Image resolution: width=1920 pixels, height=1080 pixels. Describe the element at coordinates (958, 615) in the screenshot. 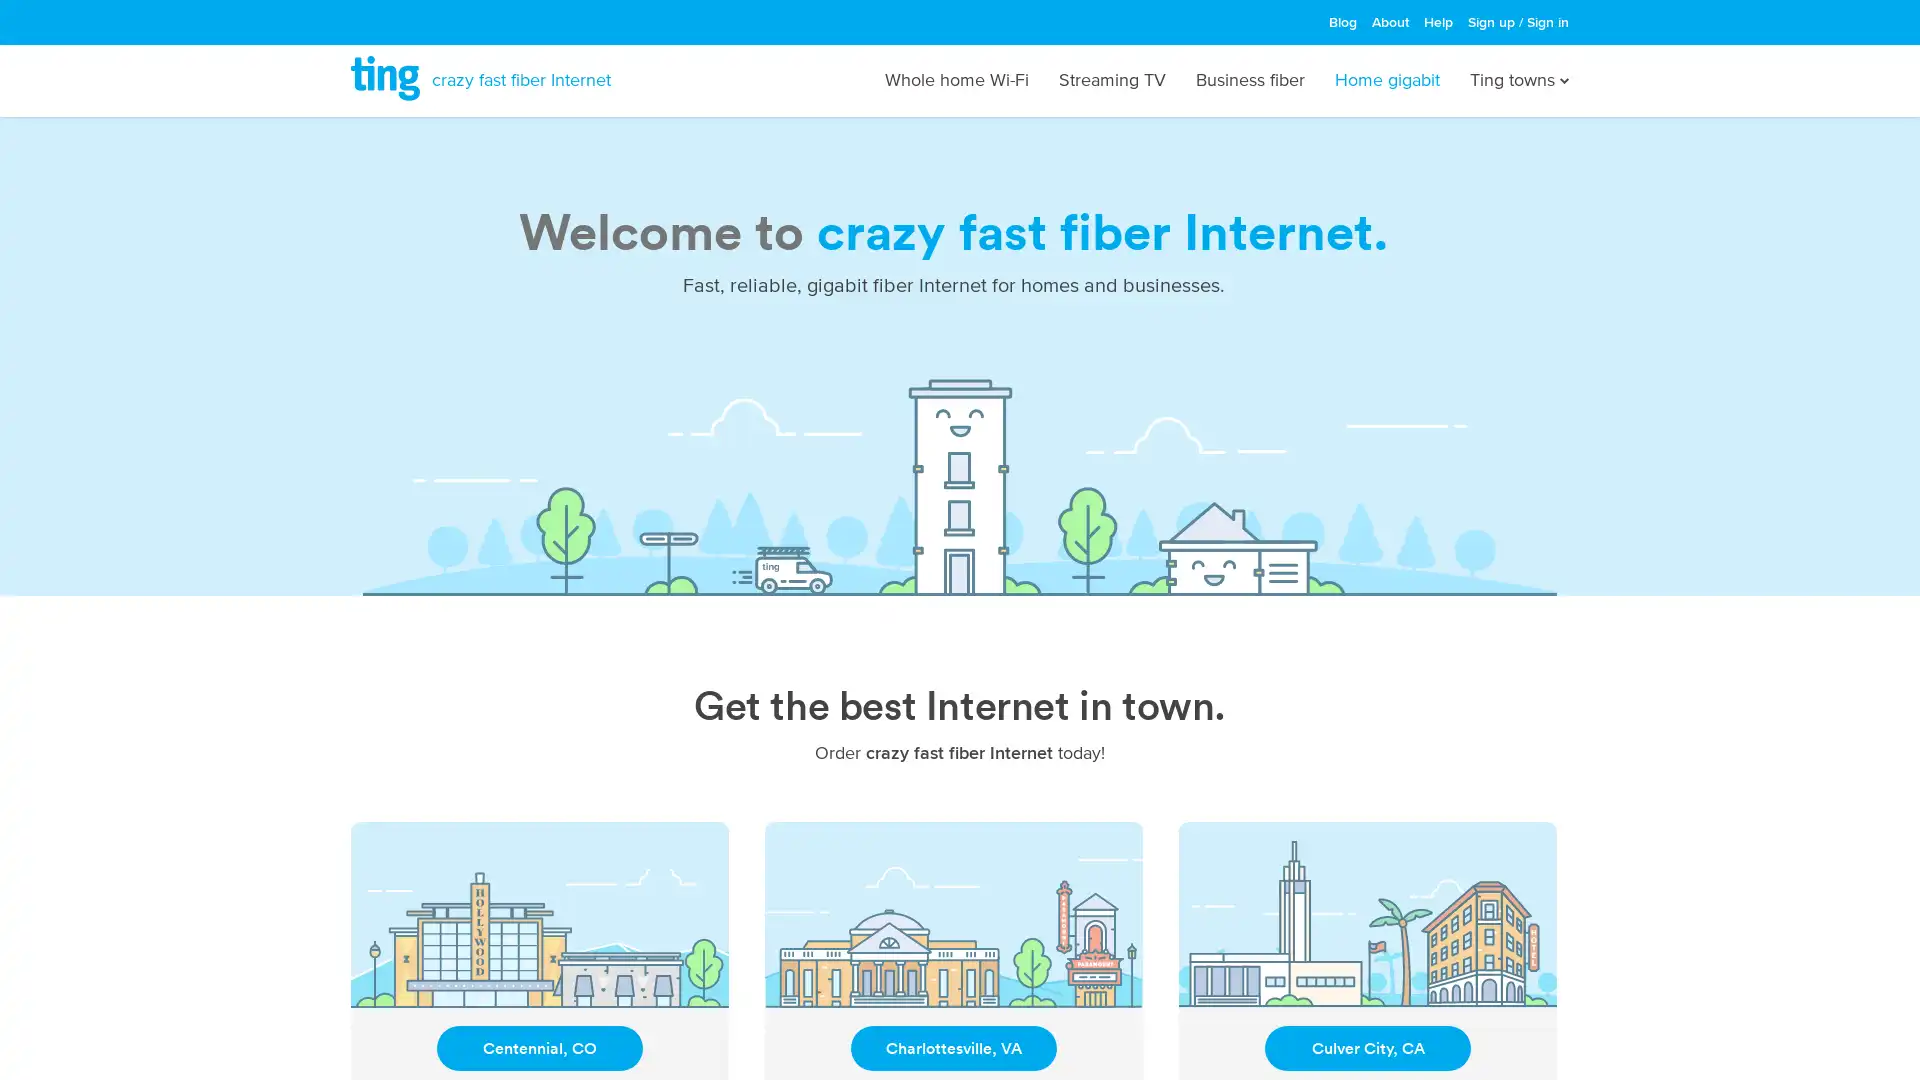

I see `Continue to Ting Internet` at that location.